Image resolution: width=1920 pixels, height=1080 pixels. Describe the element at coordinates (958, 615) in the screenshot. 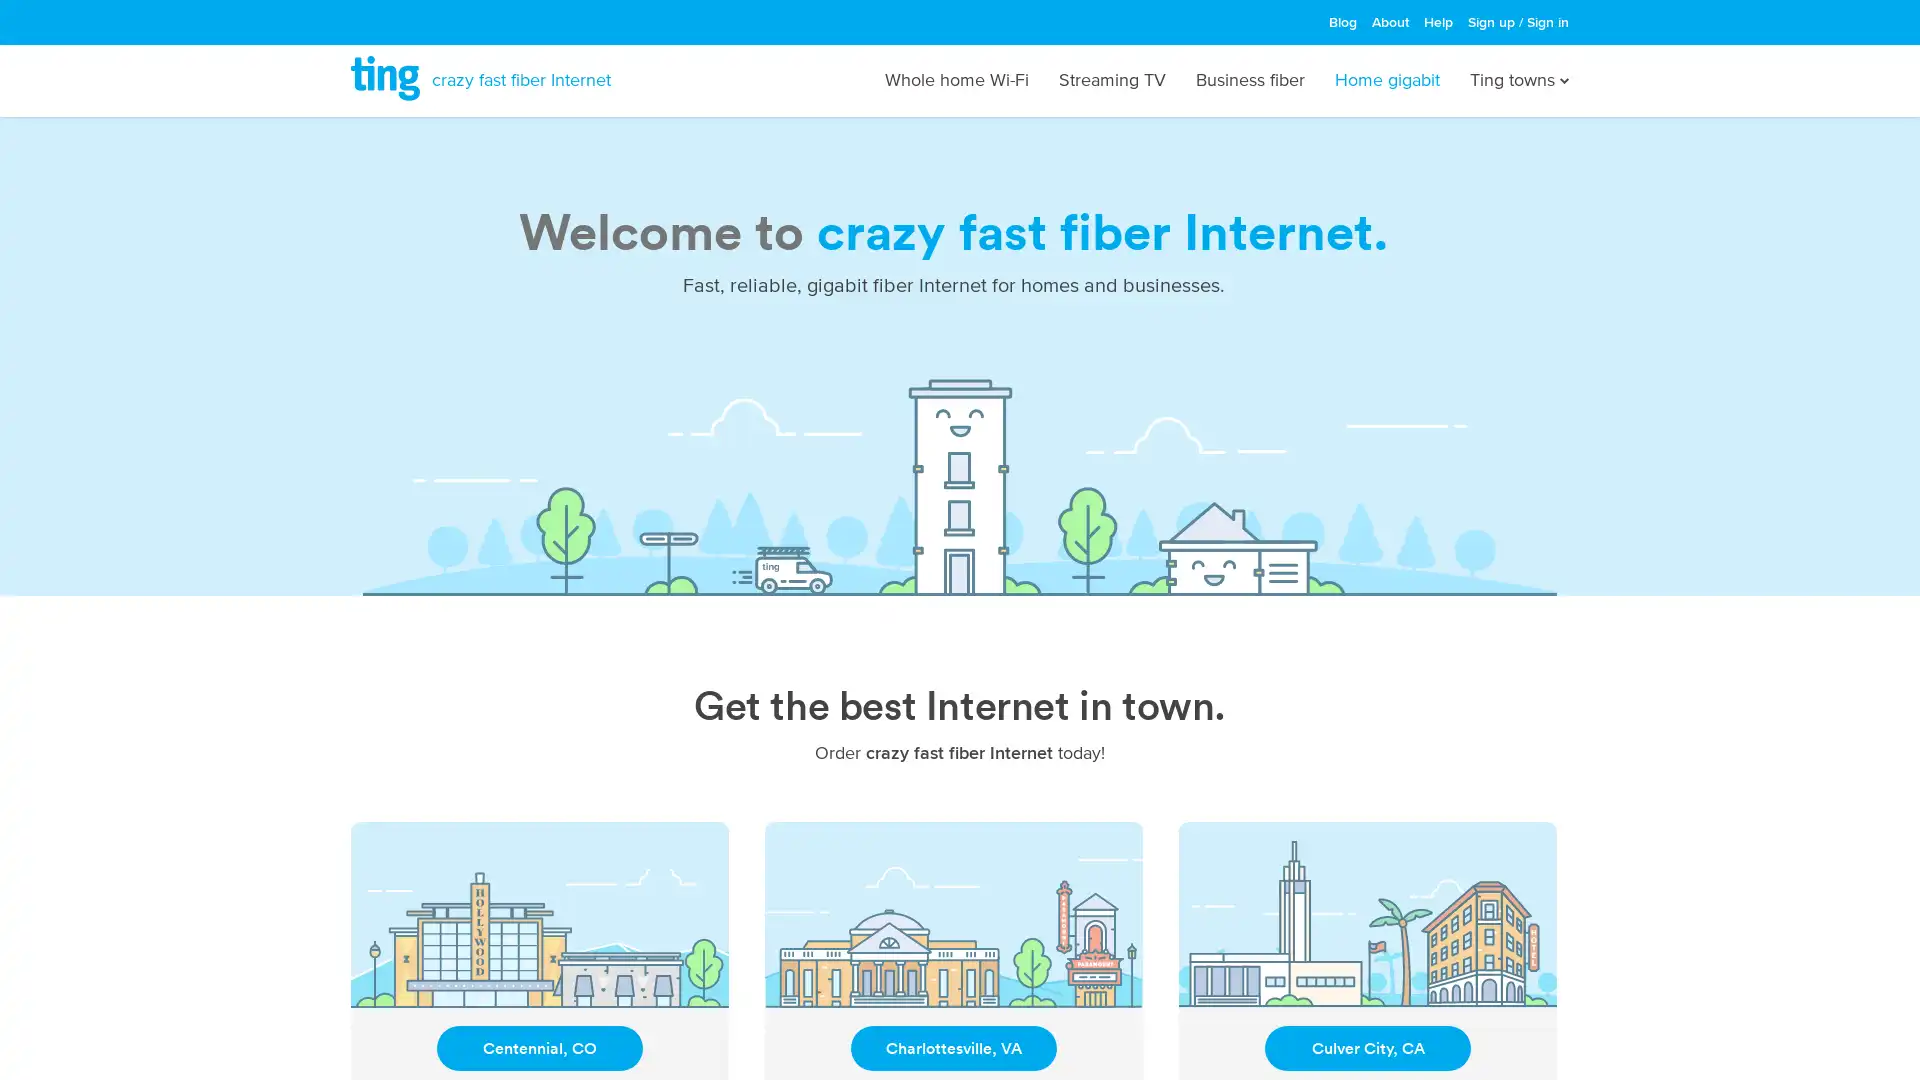

I see `Continue to Ting Internet` at that location.